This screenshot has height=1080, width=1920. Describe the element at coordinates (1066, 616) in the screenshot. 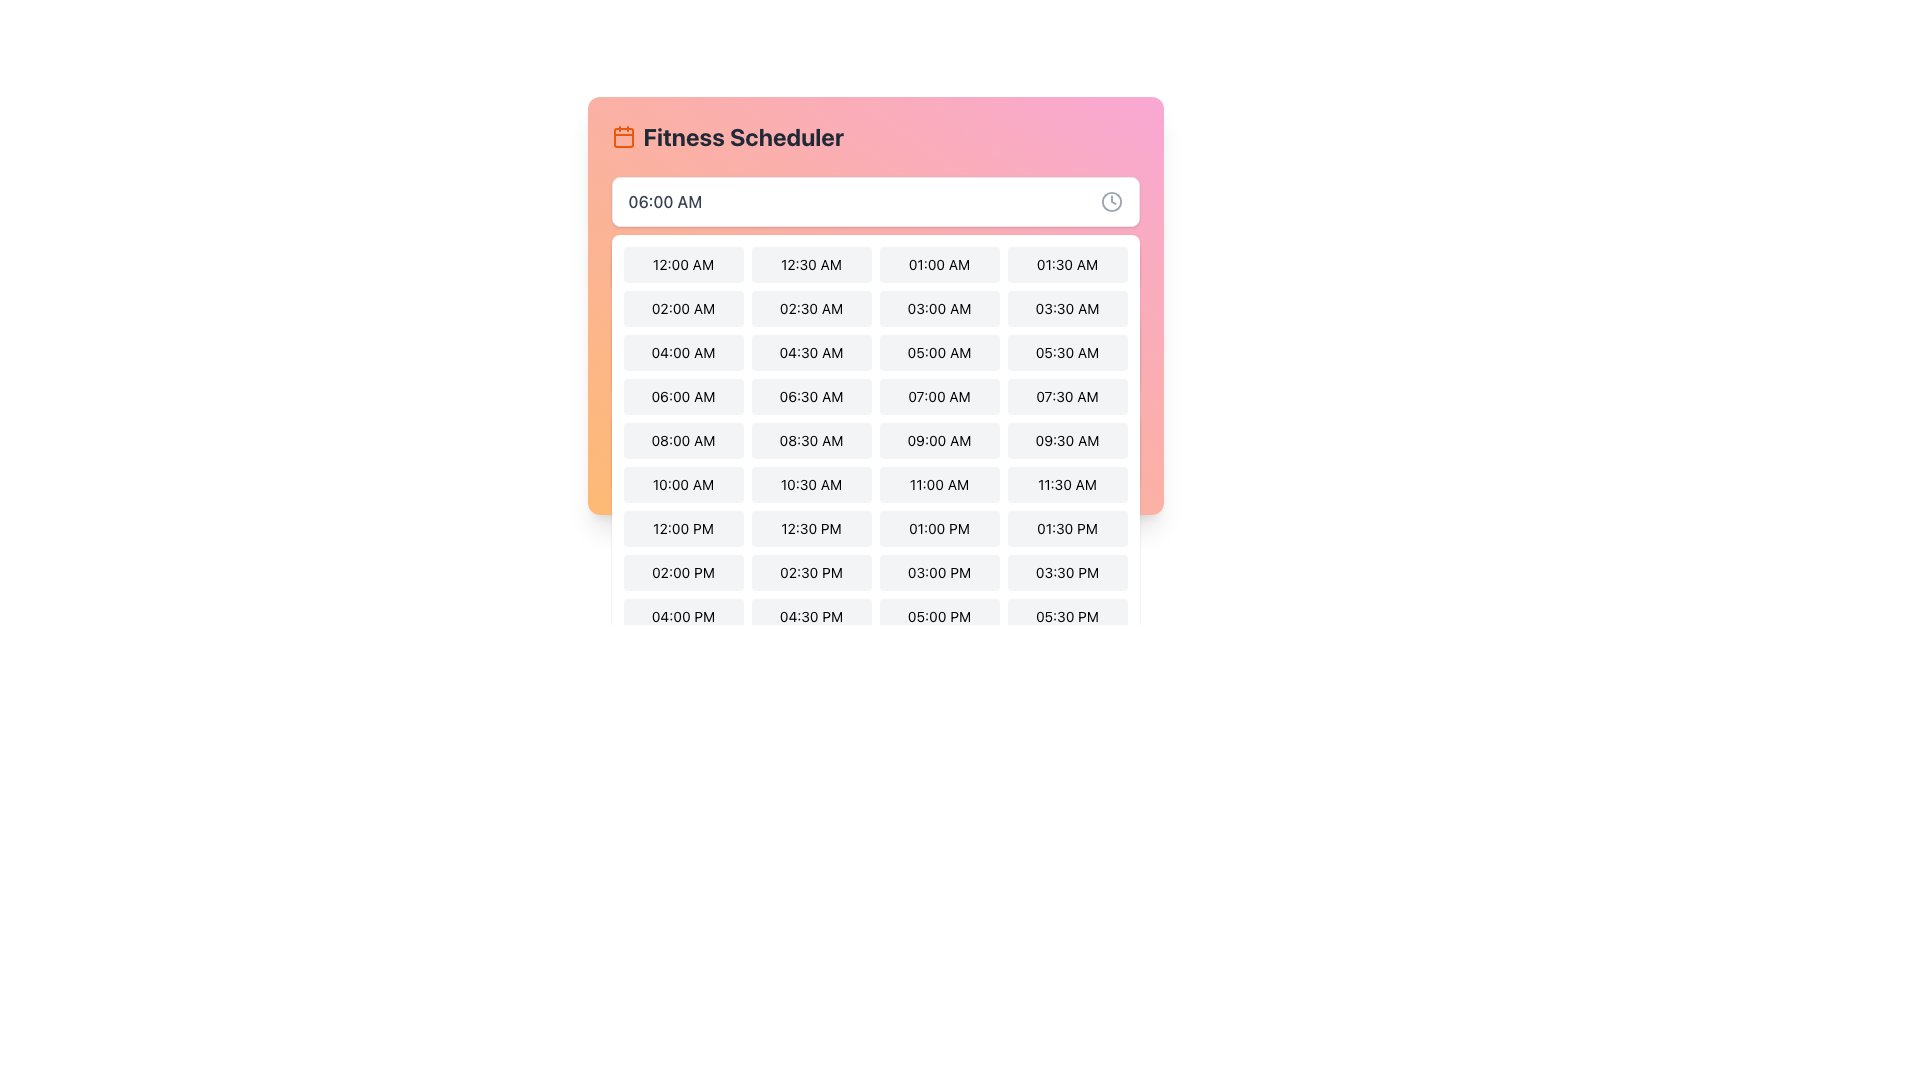

I see `the rectangular button with a light gray background and the text '05:30 PM' located in the 4th column of the 9th row` at that location.